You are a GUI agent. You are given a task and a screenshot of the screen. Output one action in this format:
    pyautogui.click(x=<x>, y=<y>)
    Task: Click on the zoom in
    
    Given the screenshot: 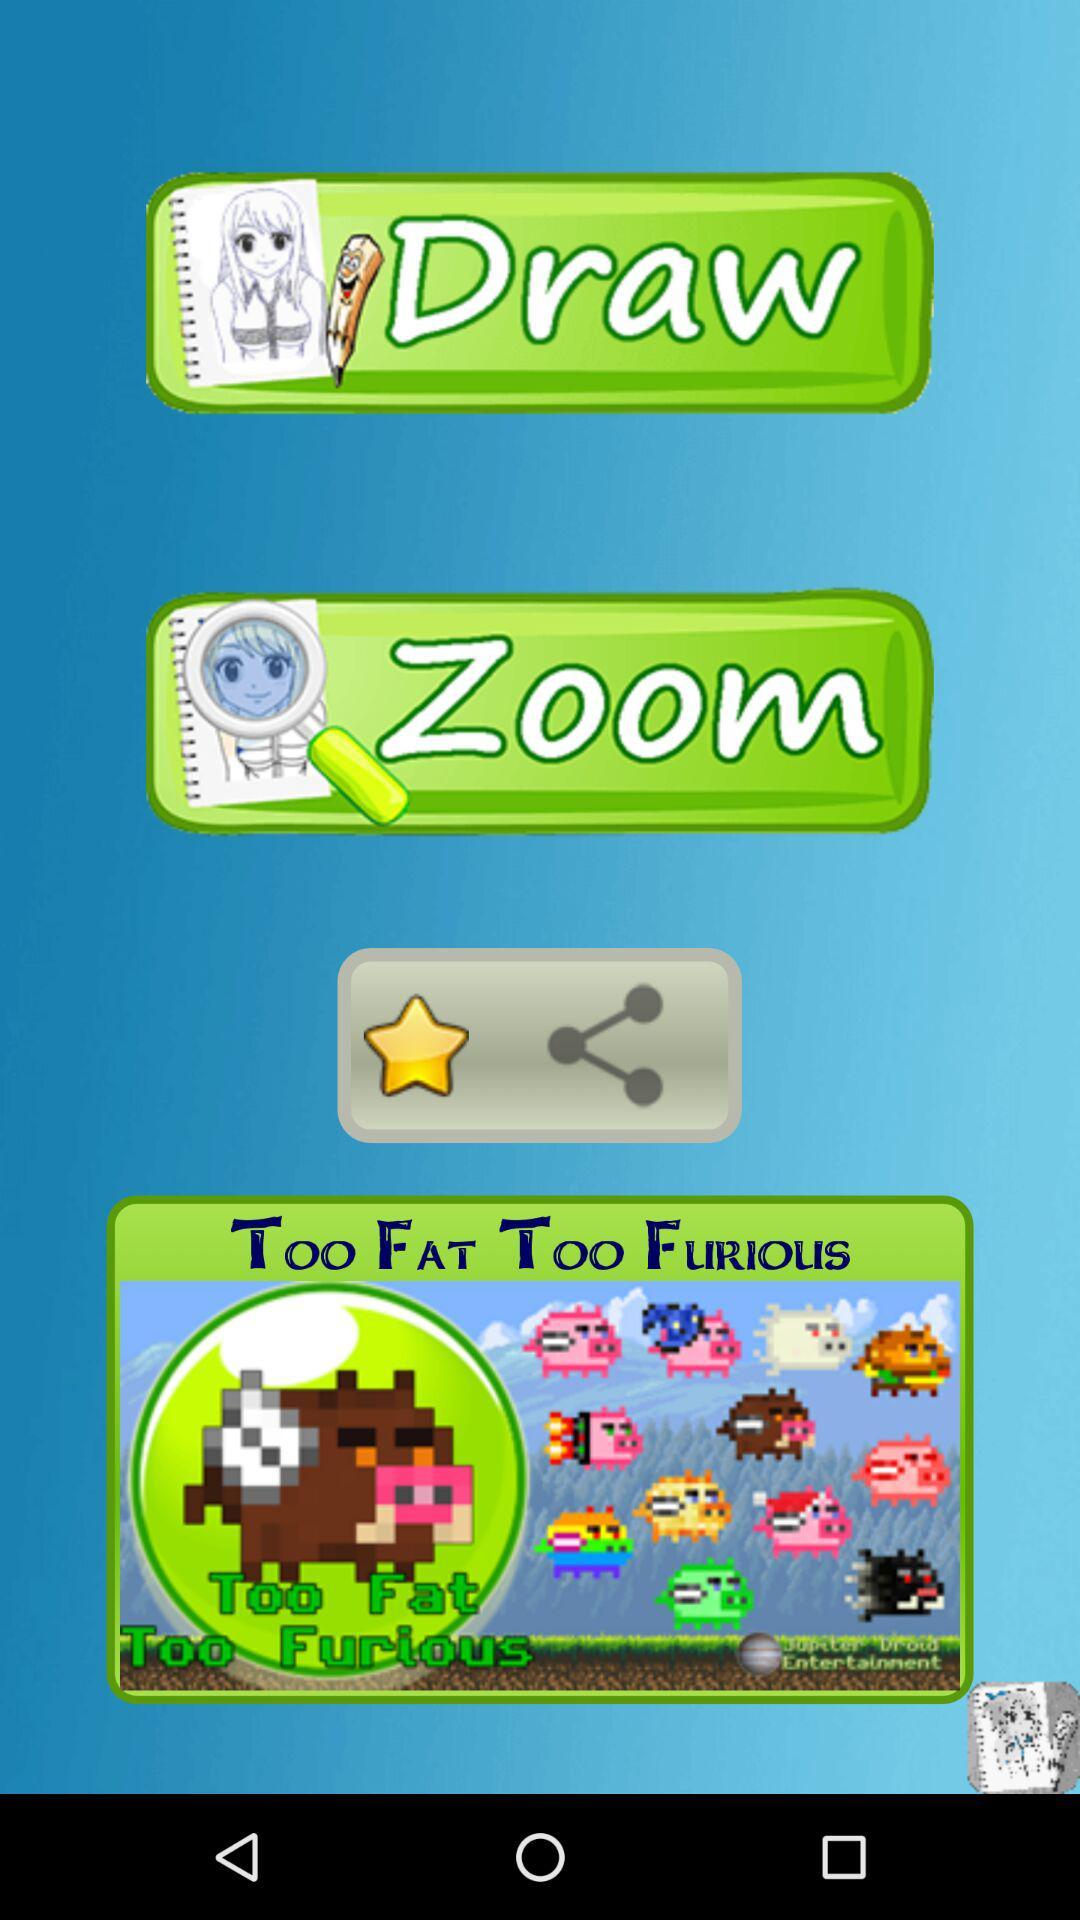 What is the action you would take?
    pyautogui.click(x=540, y=711)
    